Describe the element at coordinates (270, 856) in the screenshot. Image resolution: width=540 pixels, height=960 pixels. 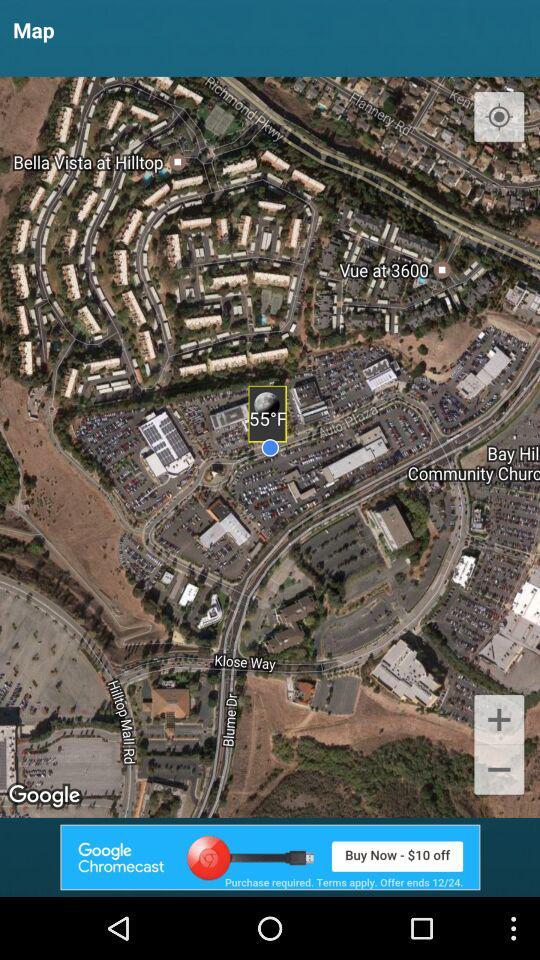
I see `advertisement` at that location.